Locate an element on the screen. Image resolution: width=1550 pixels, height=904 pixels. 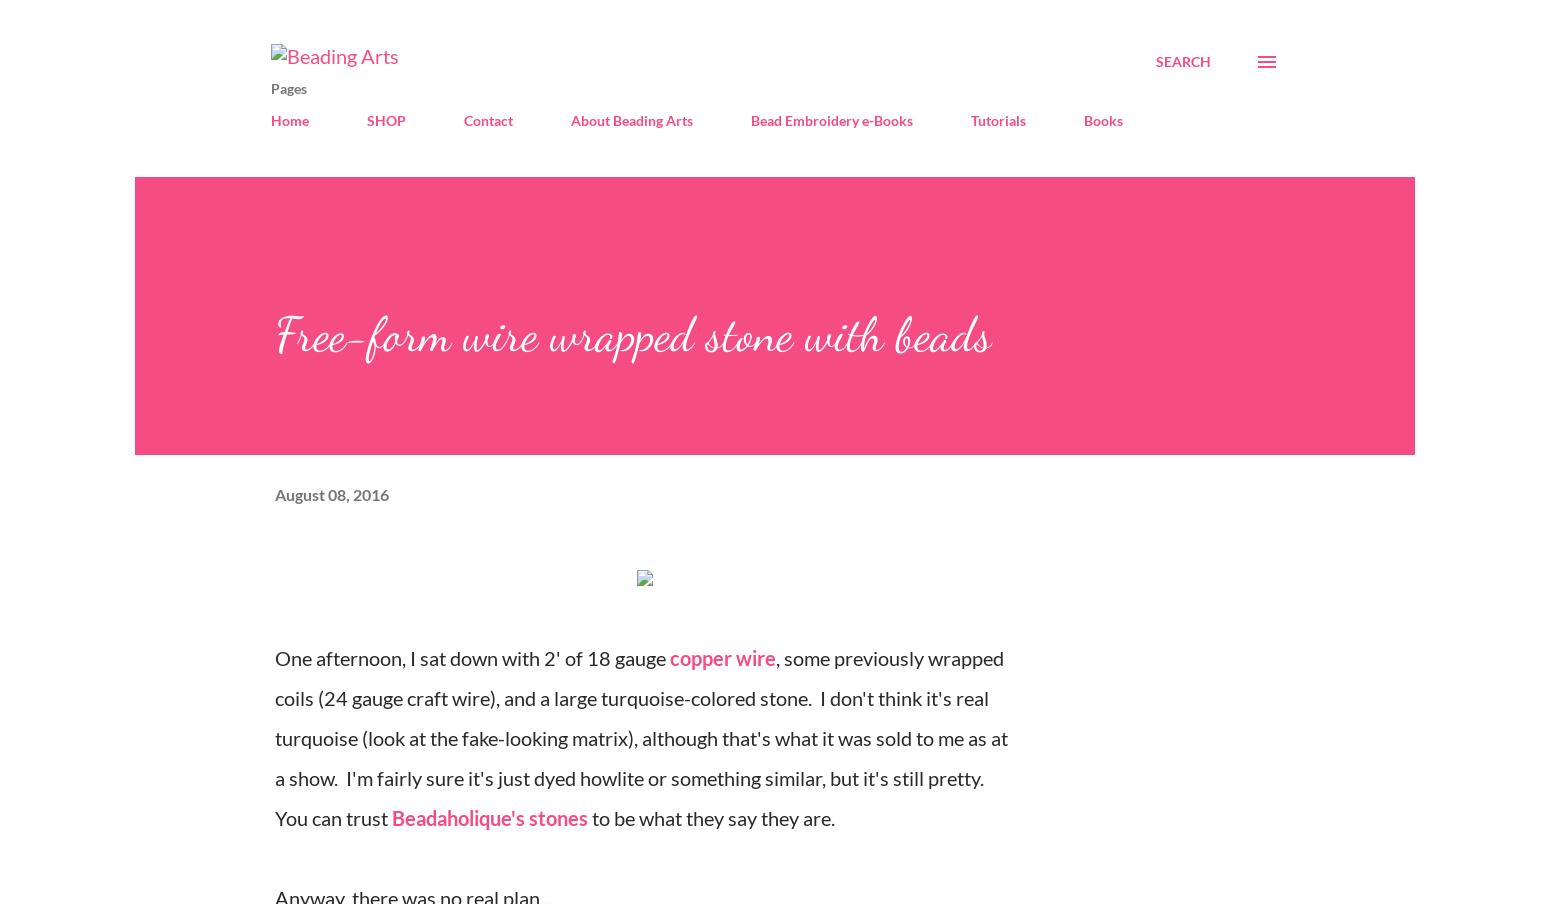
'Artist Profiles' is located at coordinates (584, 167).